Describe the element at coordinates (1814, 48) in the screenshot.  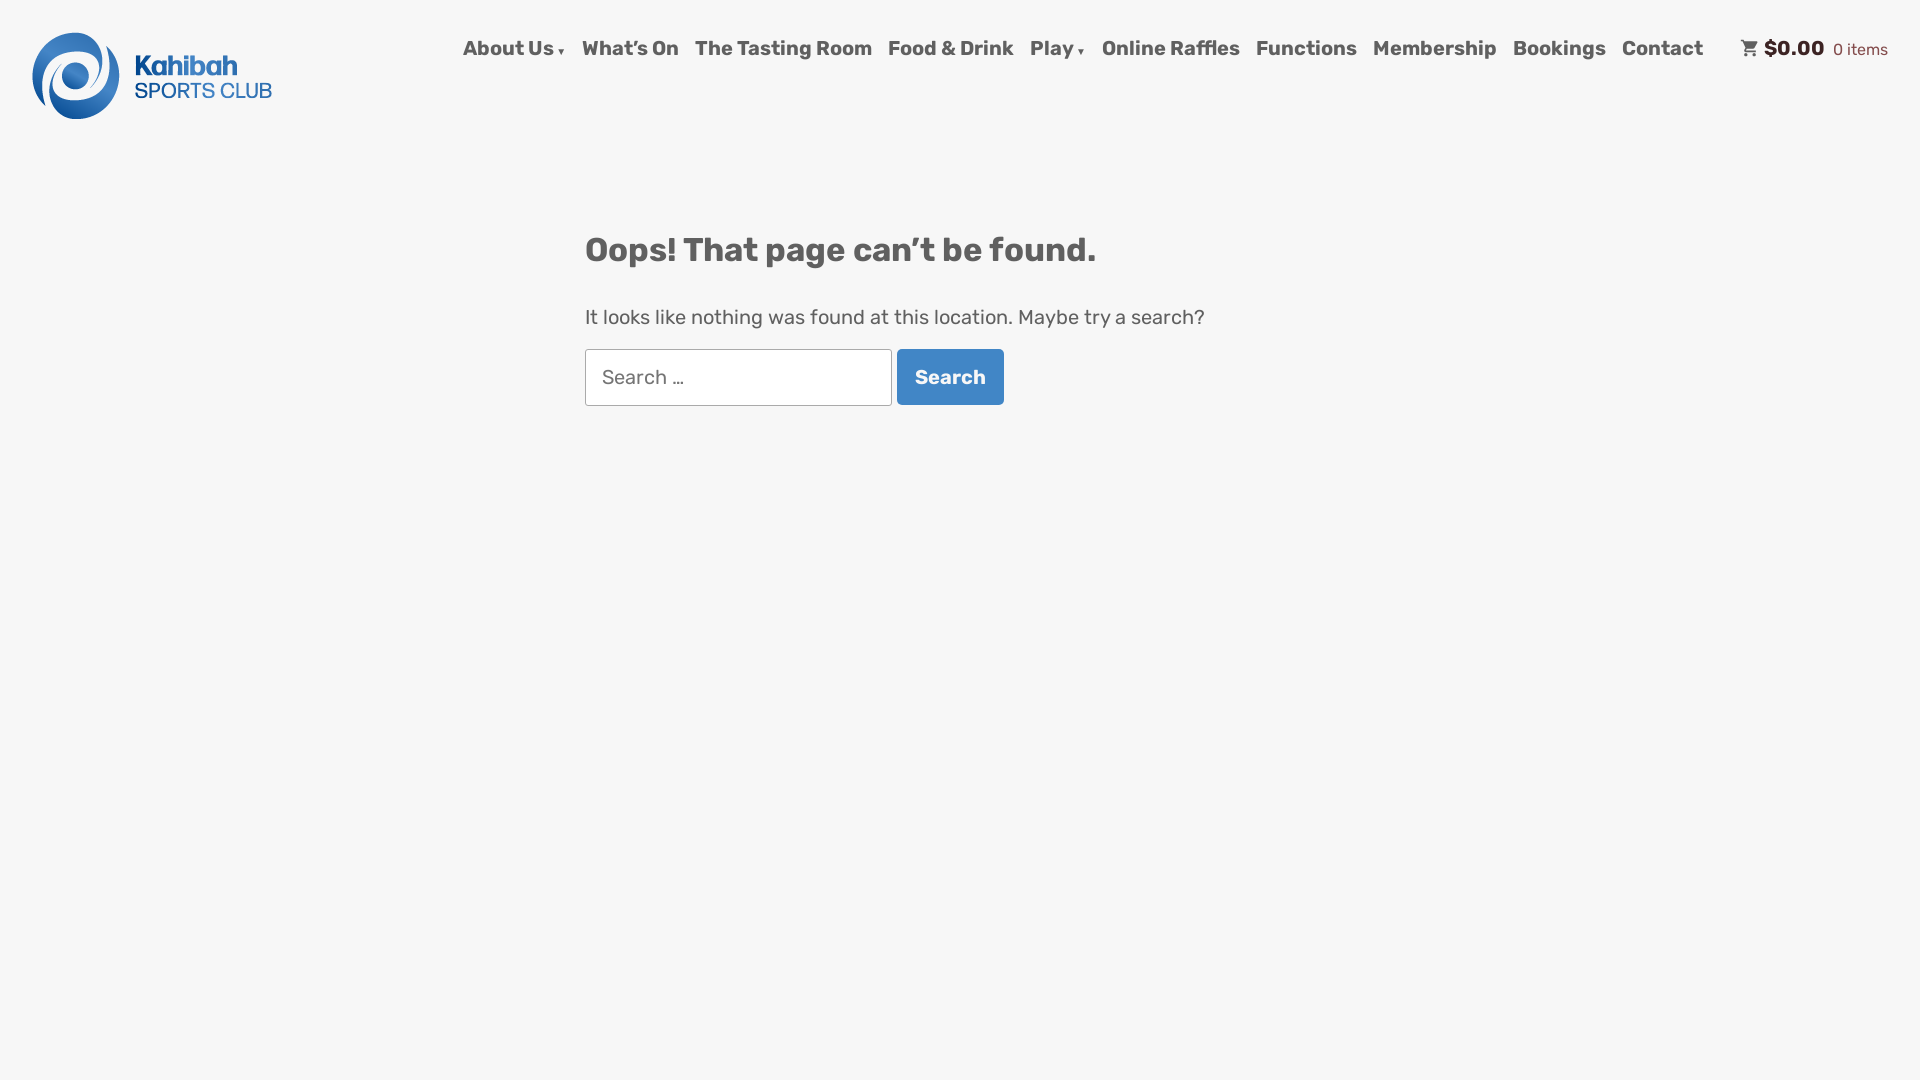
I see `'$0.00 0 items'` at that location.